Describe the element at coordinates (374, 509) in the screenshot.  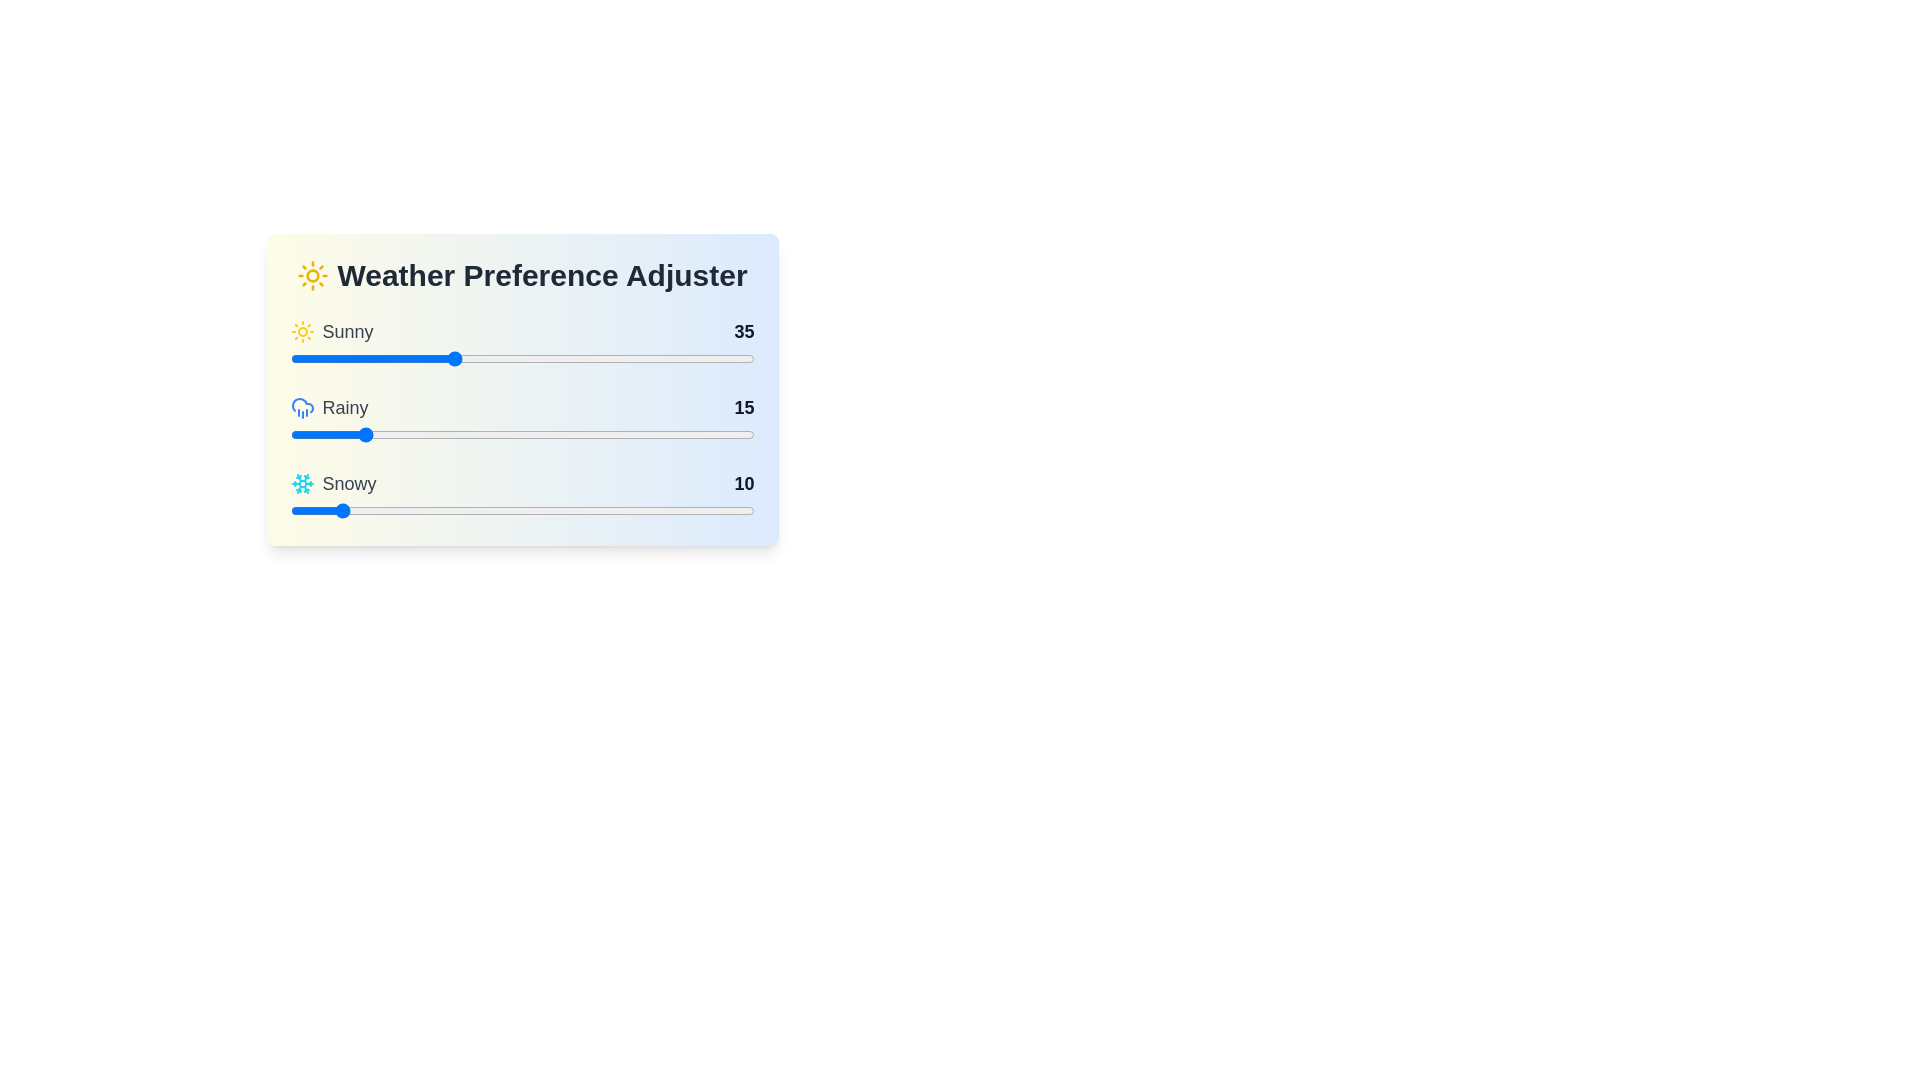
I see `the 'Snowy' slider to a value of 18` at that location.